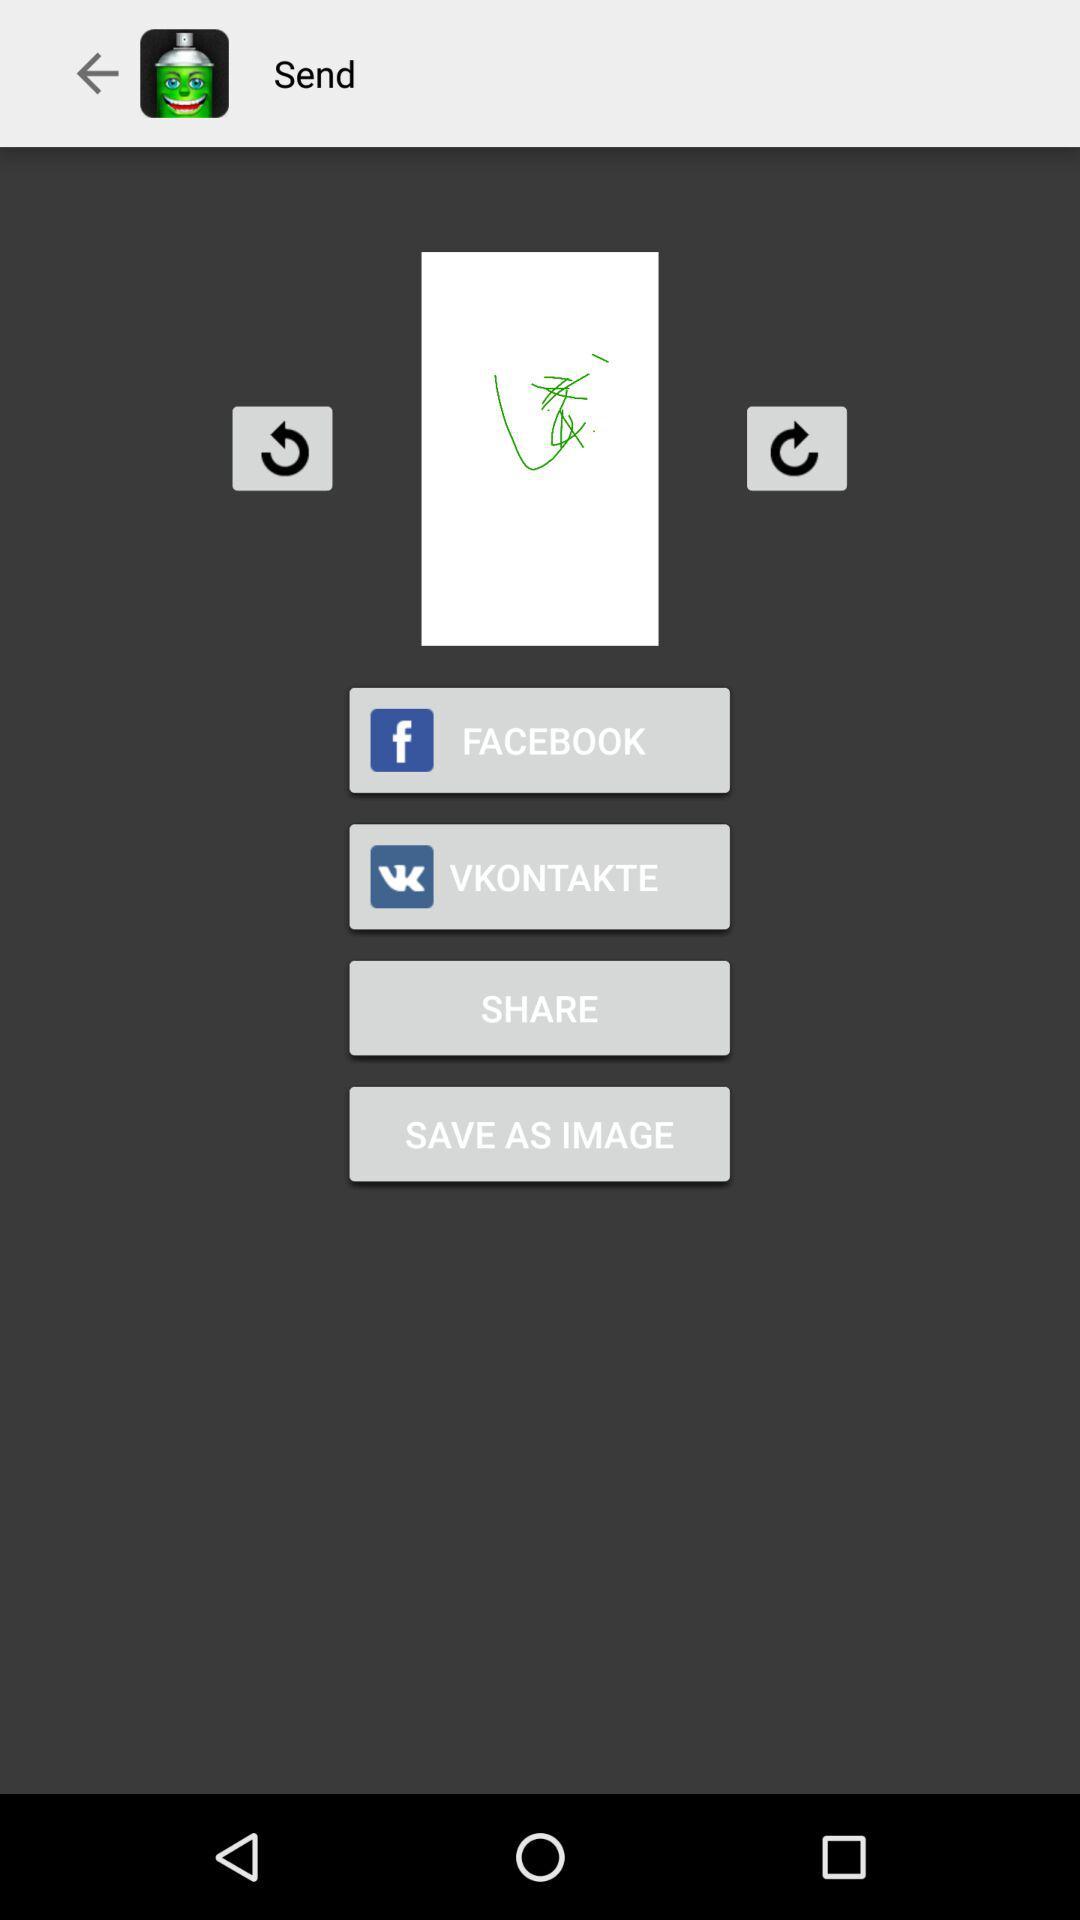  What do you see at coordinates (795, 447) in the screenshot?
I see `go ahead` at bounding box center [795, 447].